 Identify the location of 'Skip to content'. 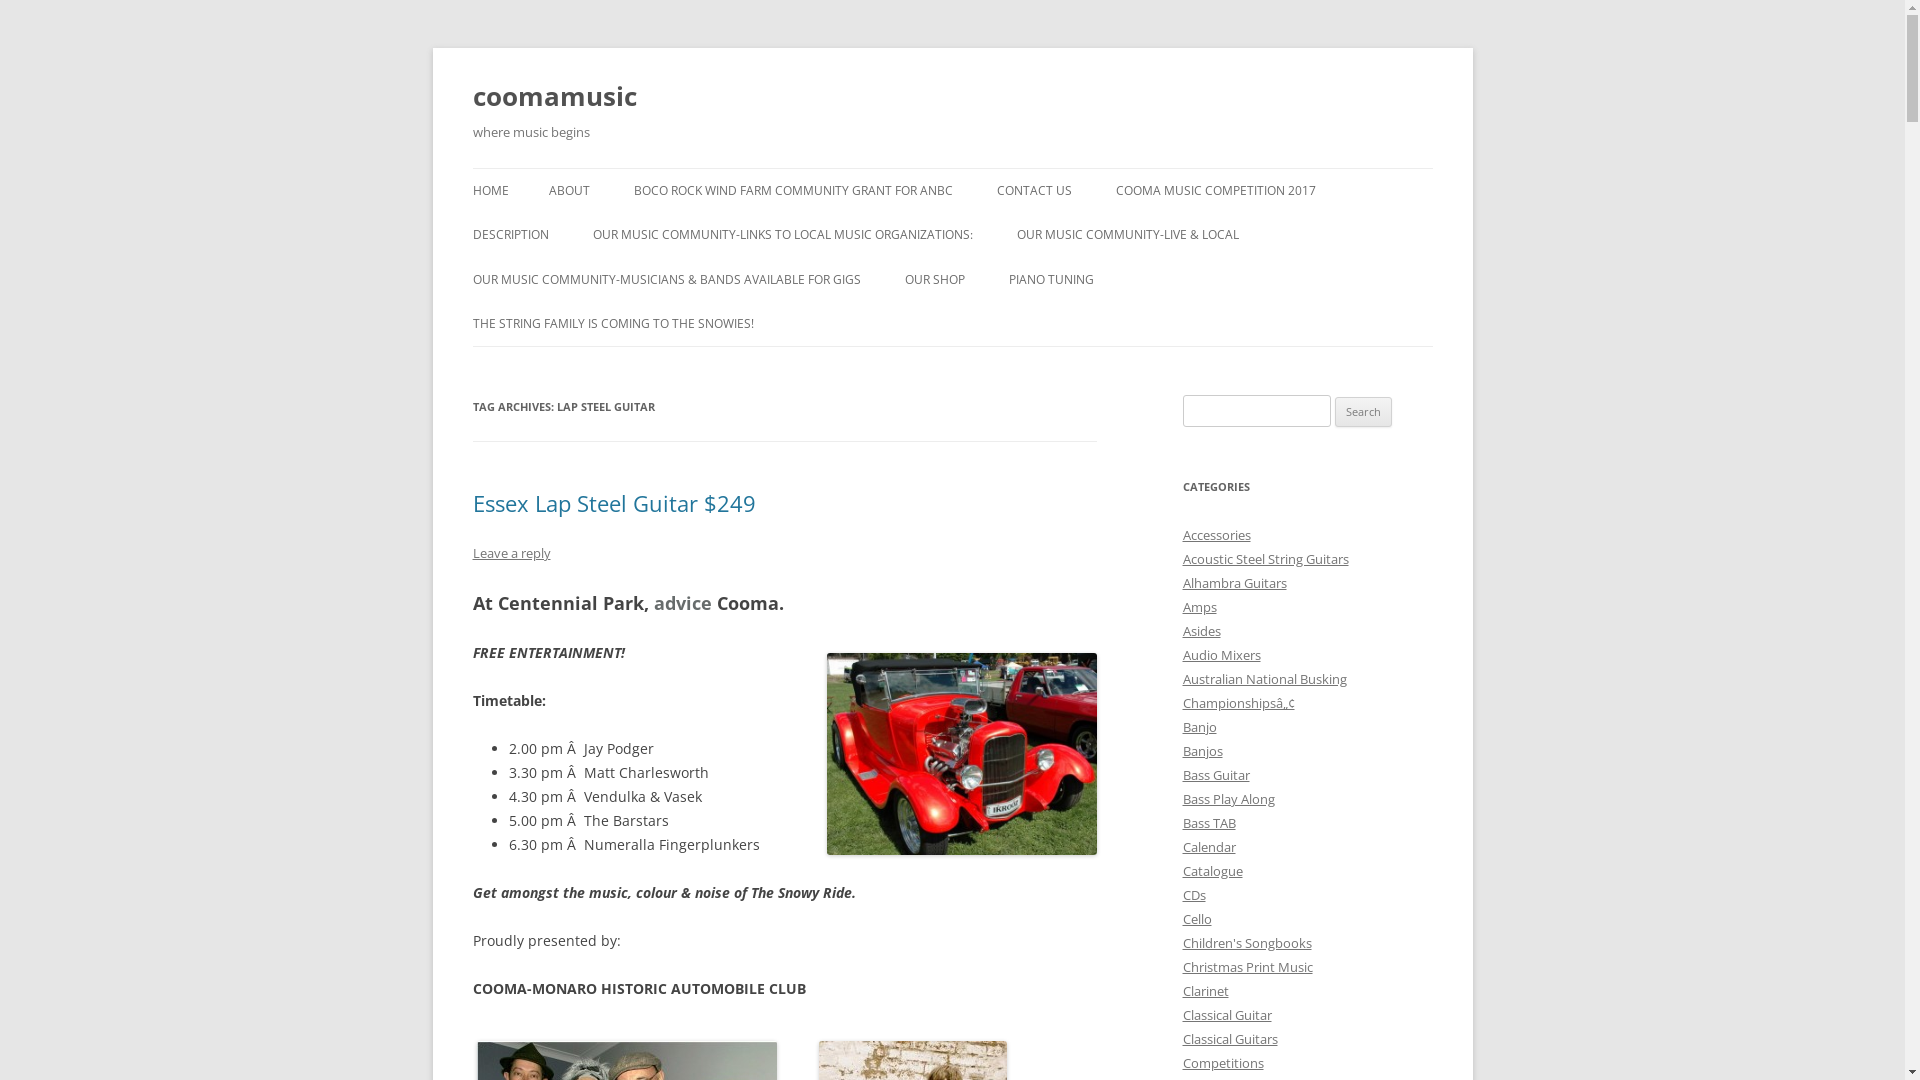
(950, 167).